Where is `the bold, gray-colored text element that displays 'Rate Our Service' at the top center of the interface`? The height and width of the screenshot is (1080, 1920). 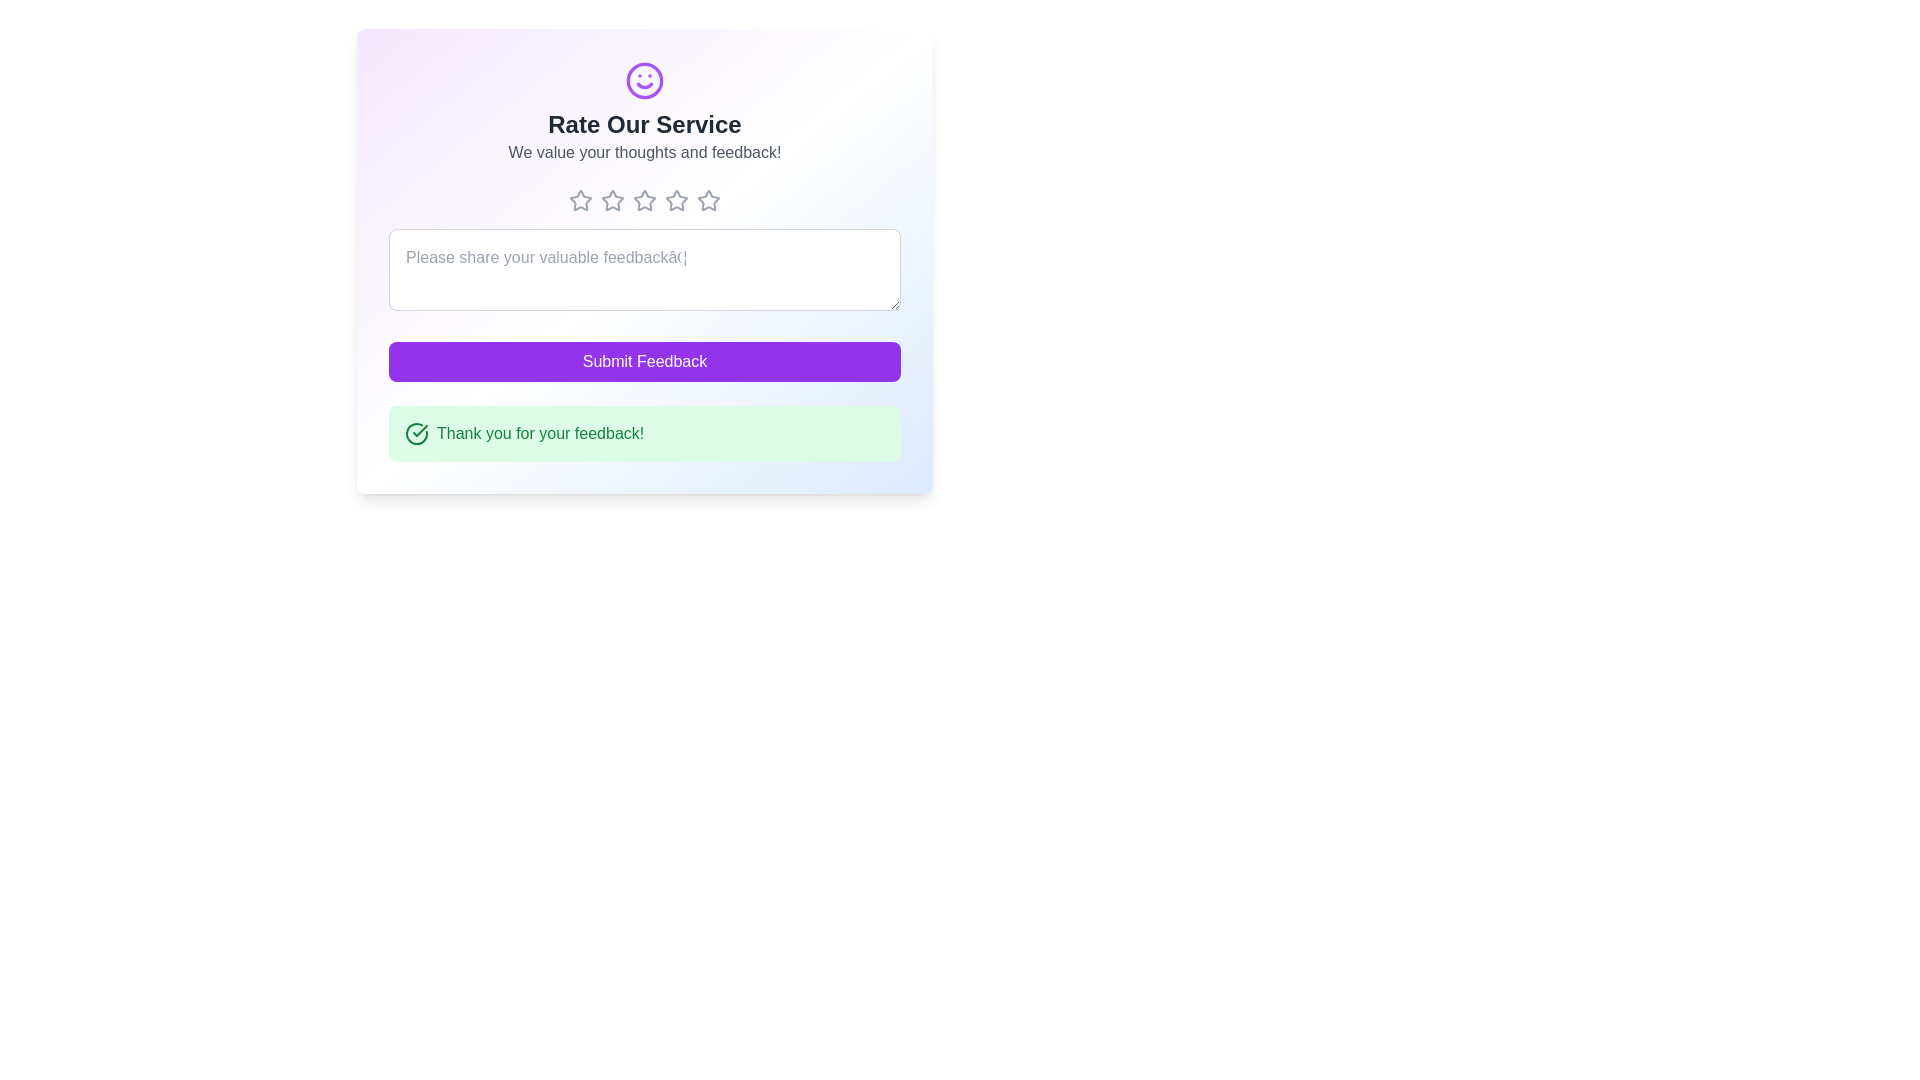
the bold, gray-colored text element that displays 'Rate Our Service' at the top center of the interface is located at coordinates (644, 124).